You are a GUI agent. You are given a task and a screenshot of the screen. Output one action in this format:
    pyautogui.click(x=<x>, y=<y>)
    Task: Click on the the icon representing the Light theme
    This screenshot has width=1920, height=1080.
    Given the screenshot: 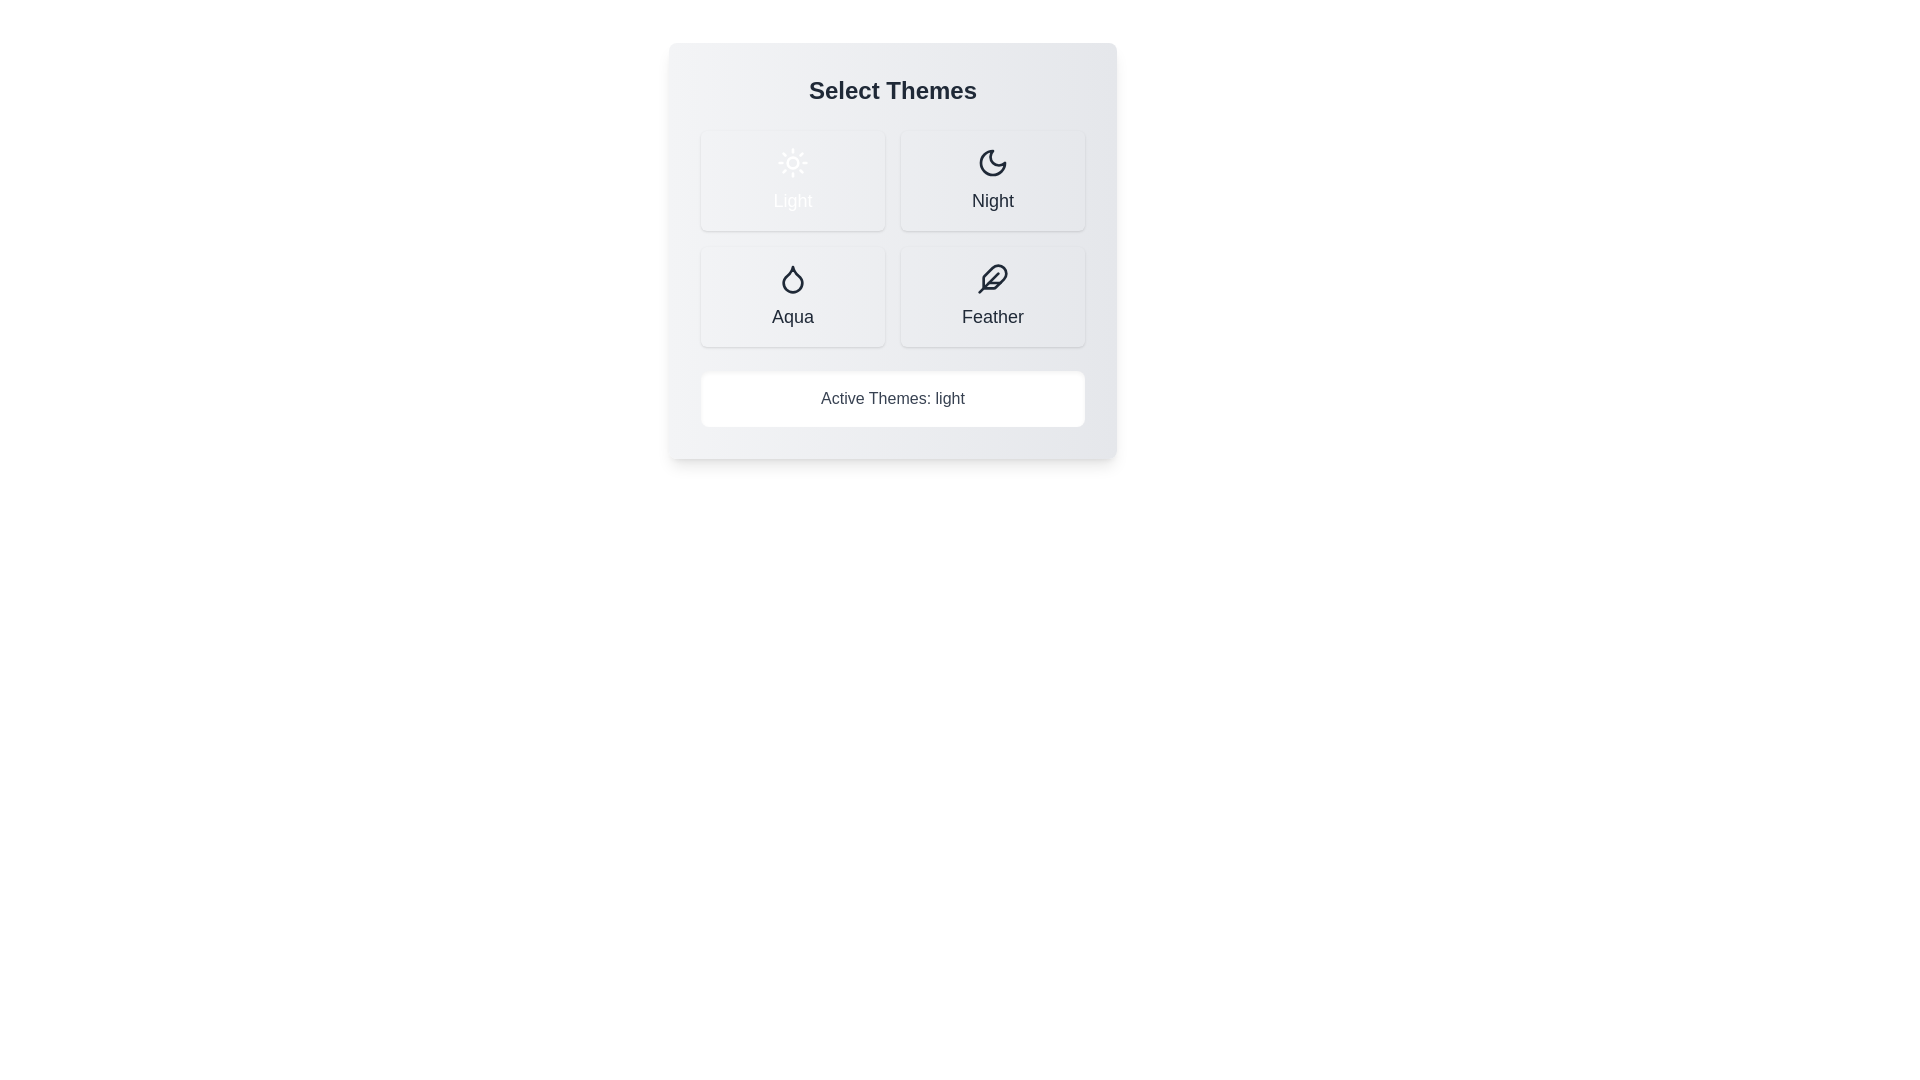 What is the action you would take?
    pyautogui.click(x=791, y=161)
    